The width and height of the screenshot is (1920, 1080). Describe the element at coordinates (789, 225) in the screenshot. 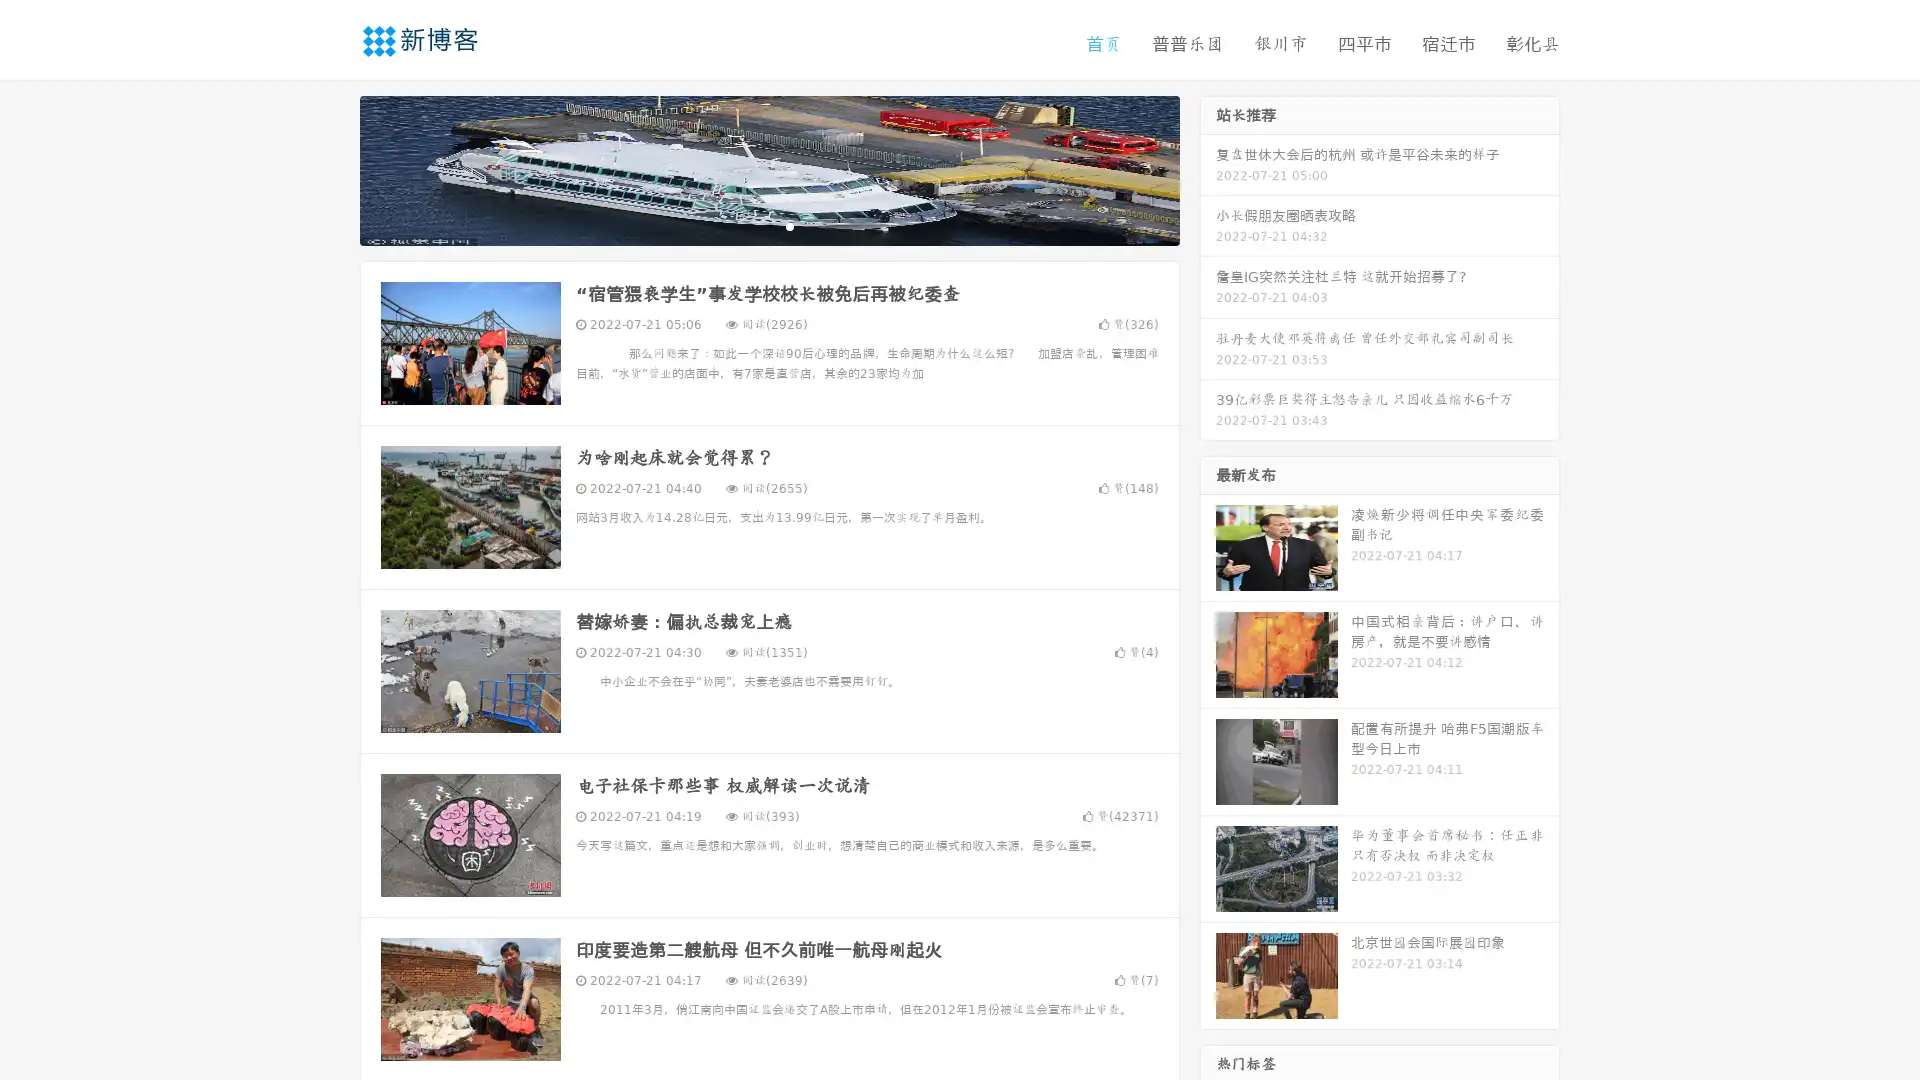

I see `Go to slide 3` at that location.